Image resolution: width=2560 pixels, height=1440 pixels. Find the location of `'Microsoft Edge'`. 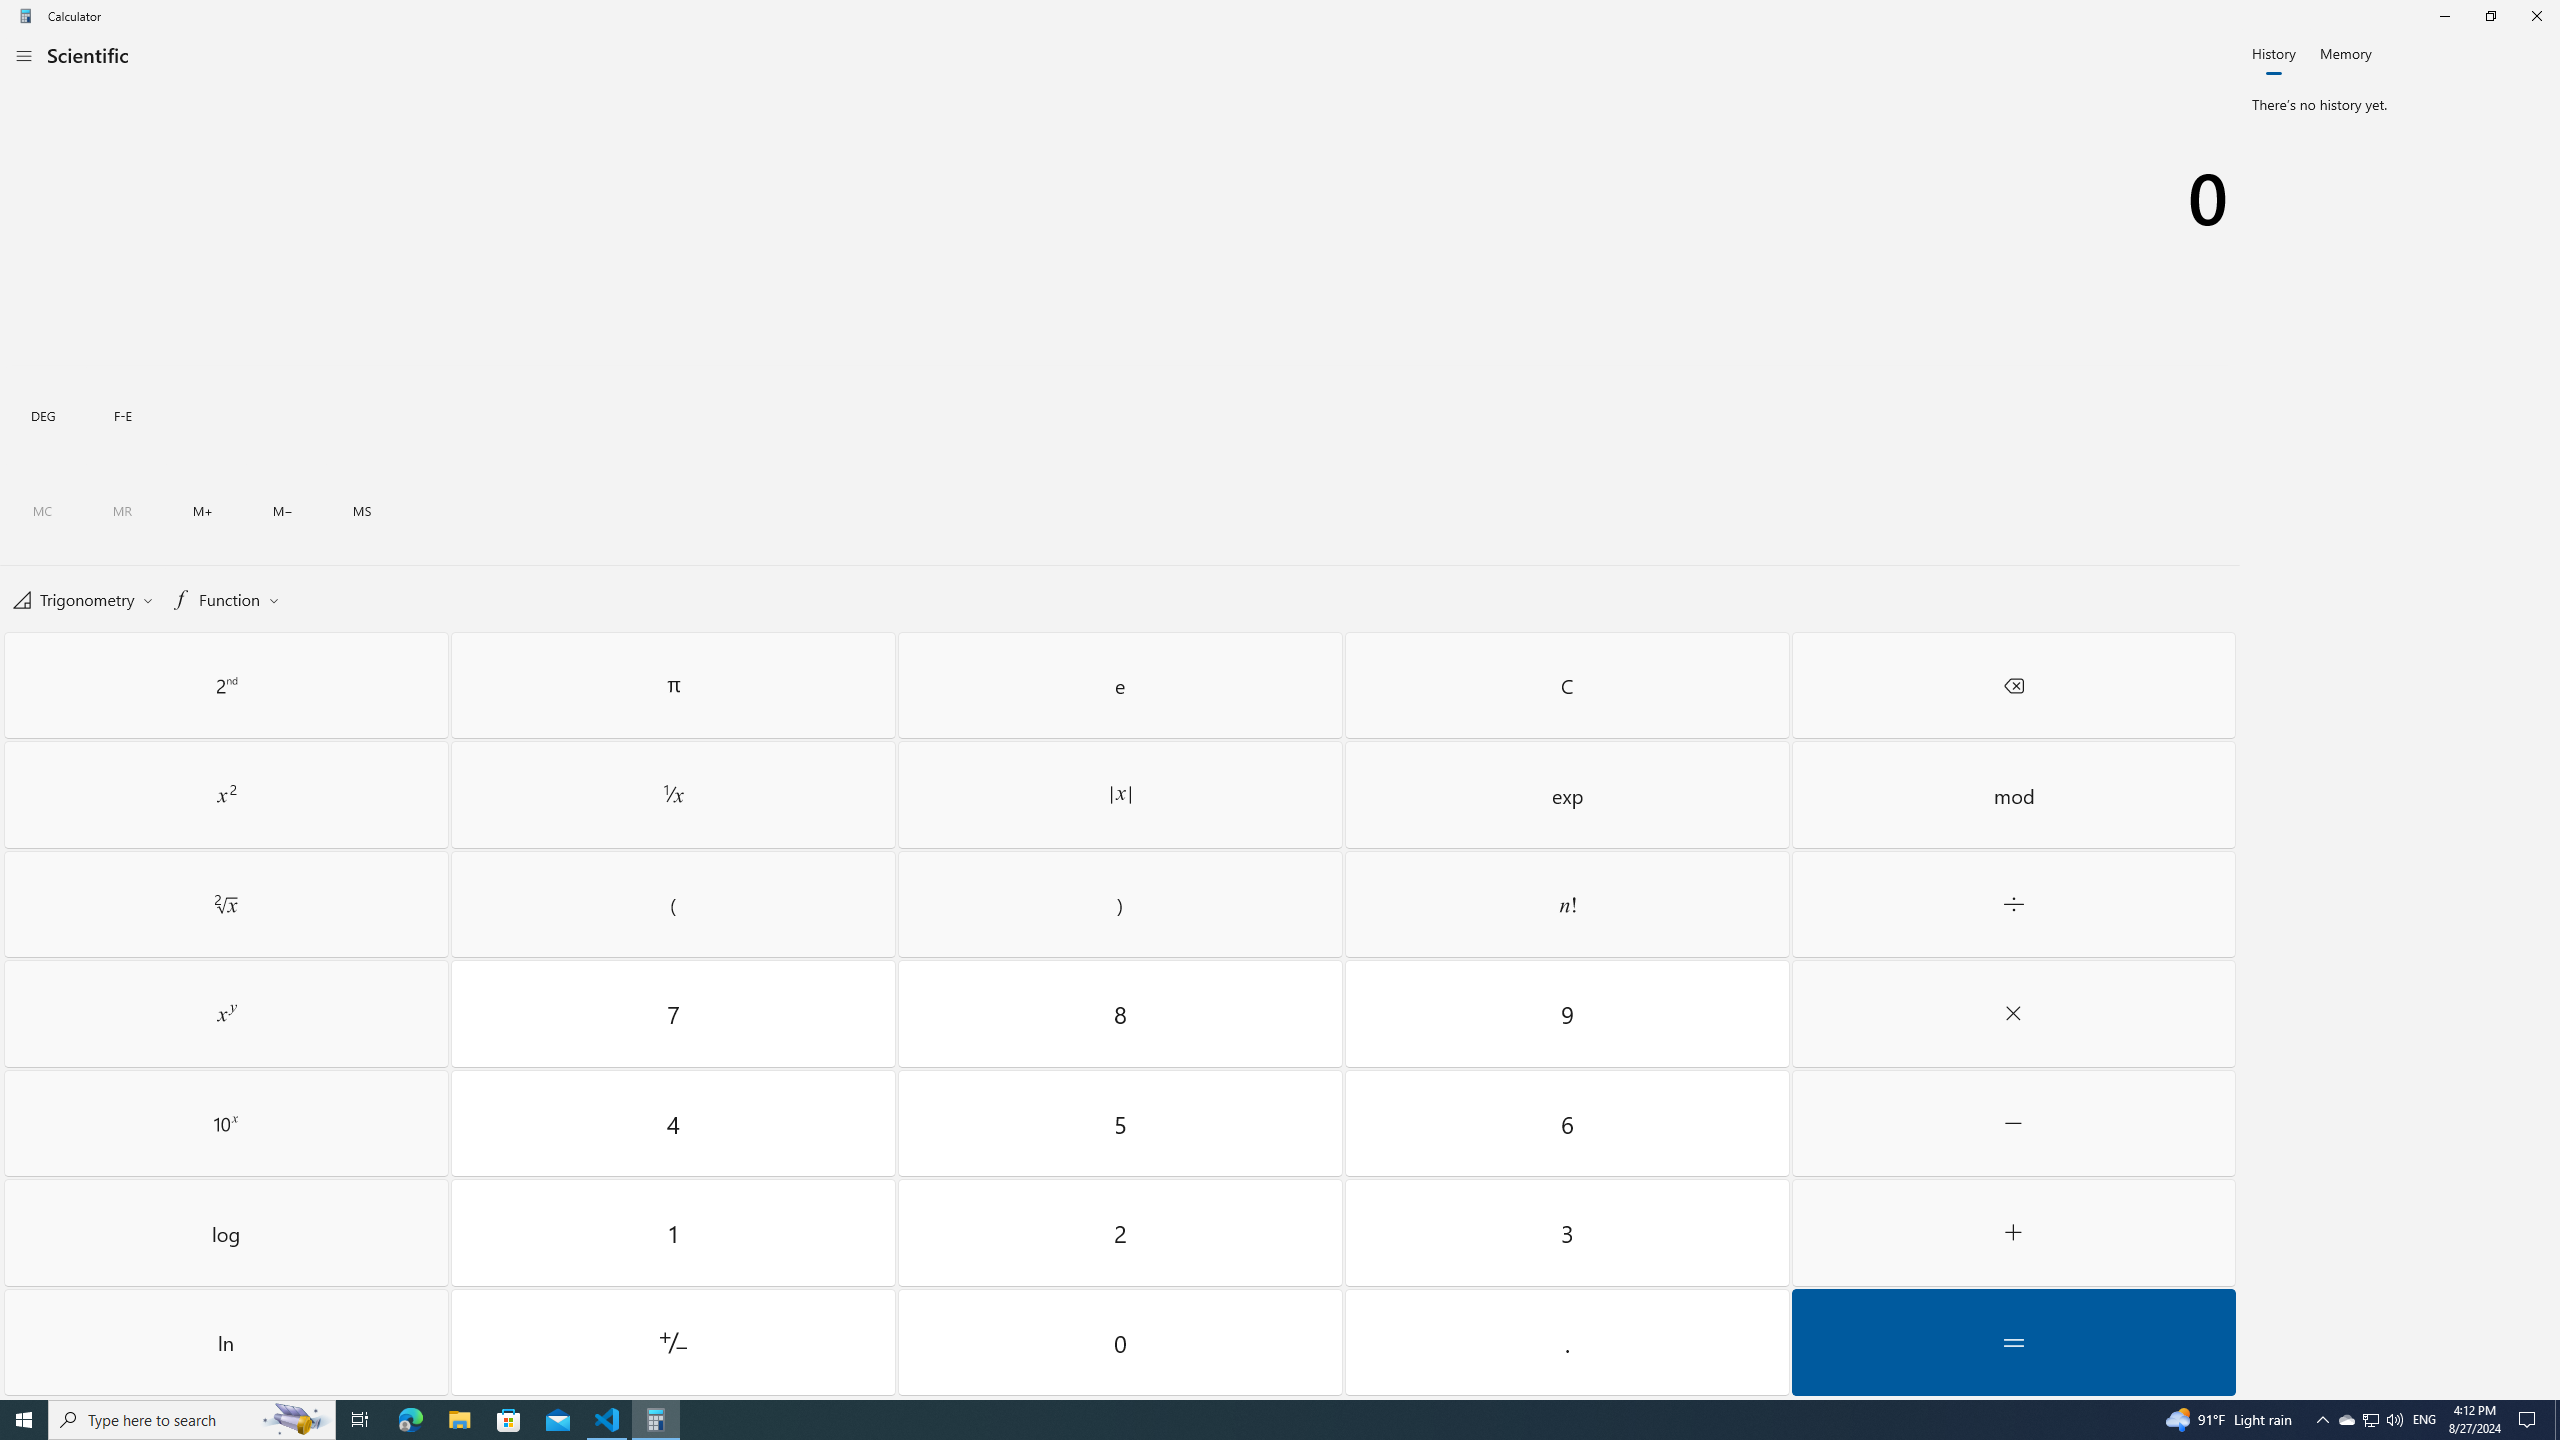

'Microsoft Edge' is located at coordinates (409, 1418).